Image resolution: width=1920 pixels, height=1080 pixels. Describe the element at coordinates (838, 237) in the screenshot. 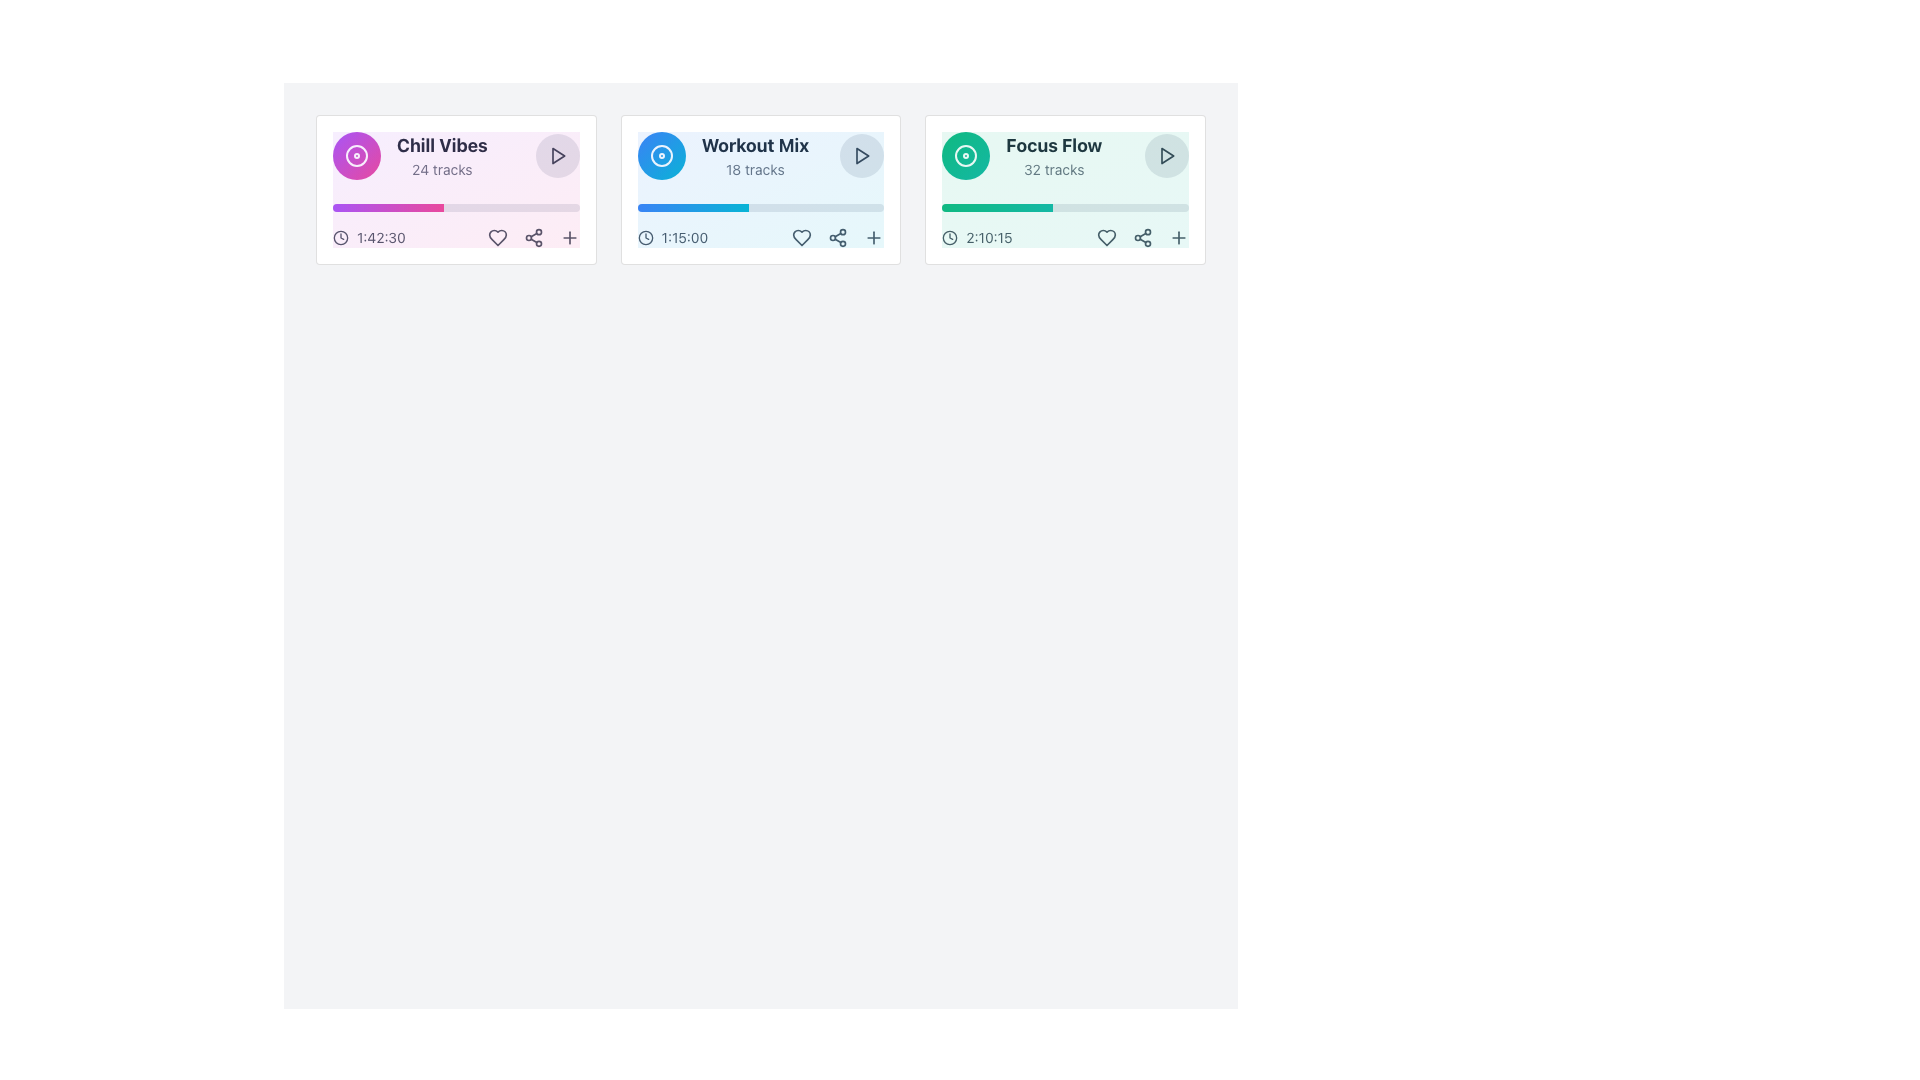

I see `the share button represented by interconnected circles with lines, located at the bottom right of the 'Workout Mix' card, which is the second card in the row of cards` at that location.